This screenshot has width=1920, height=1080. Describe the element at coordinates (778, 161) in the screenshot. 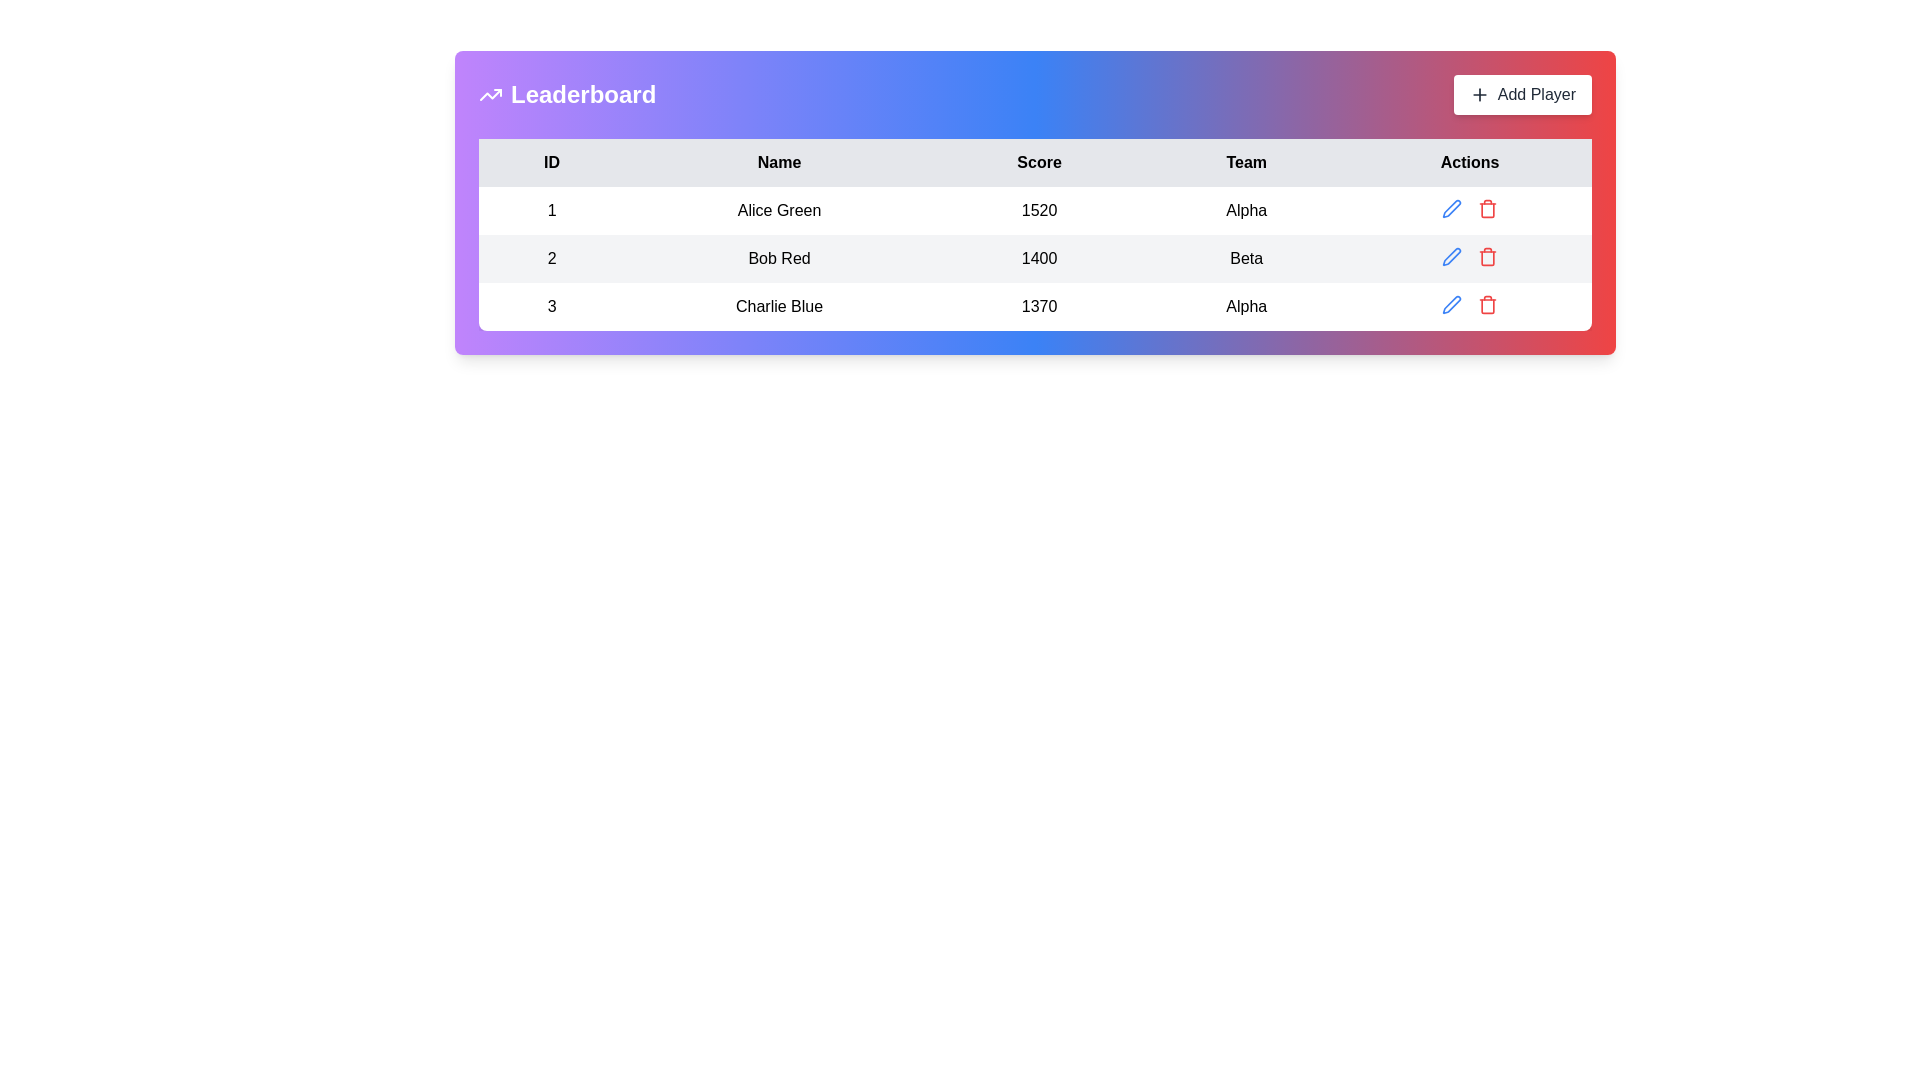

I see `the second column header in the table that displays names of individuals, located between the 'ID' and 'Score' columns` at that location.